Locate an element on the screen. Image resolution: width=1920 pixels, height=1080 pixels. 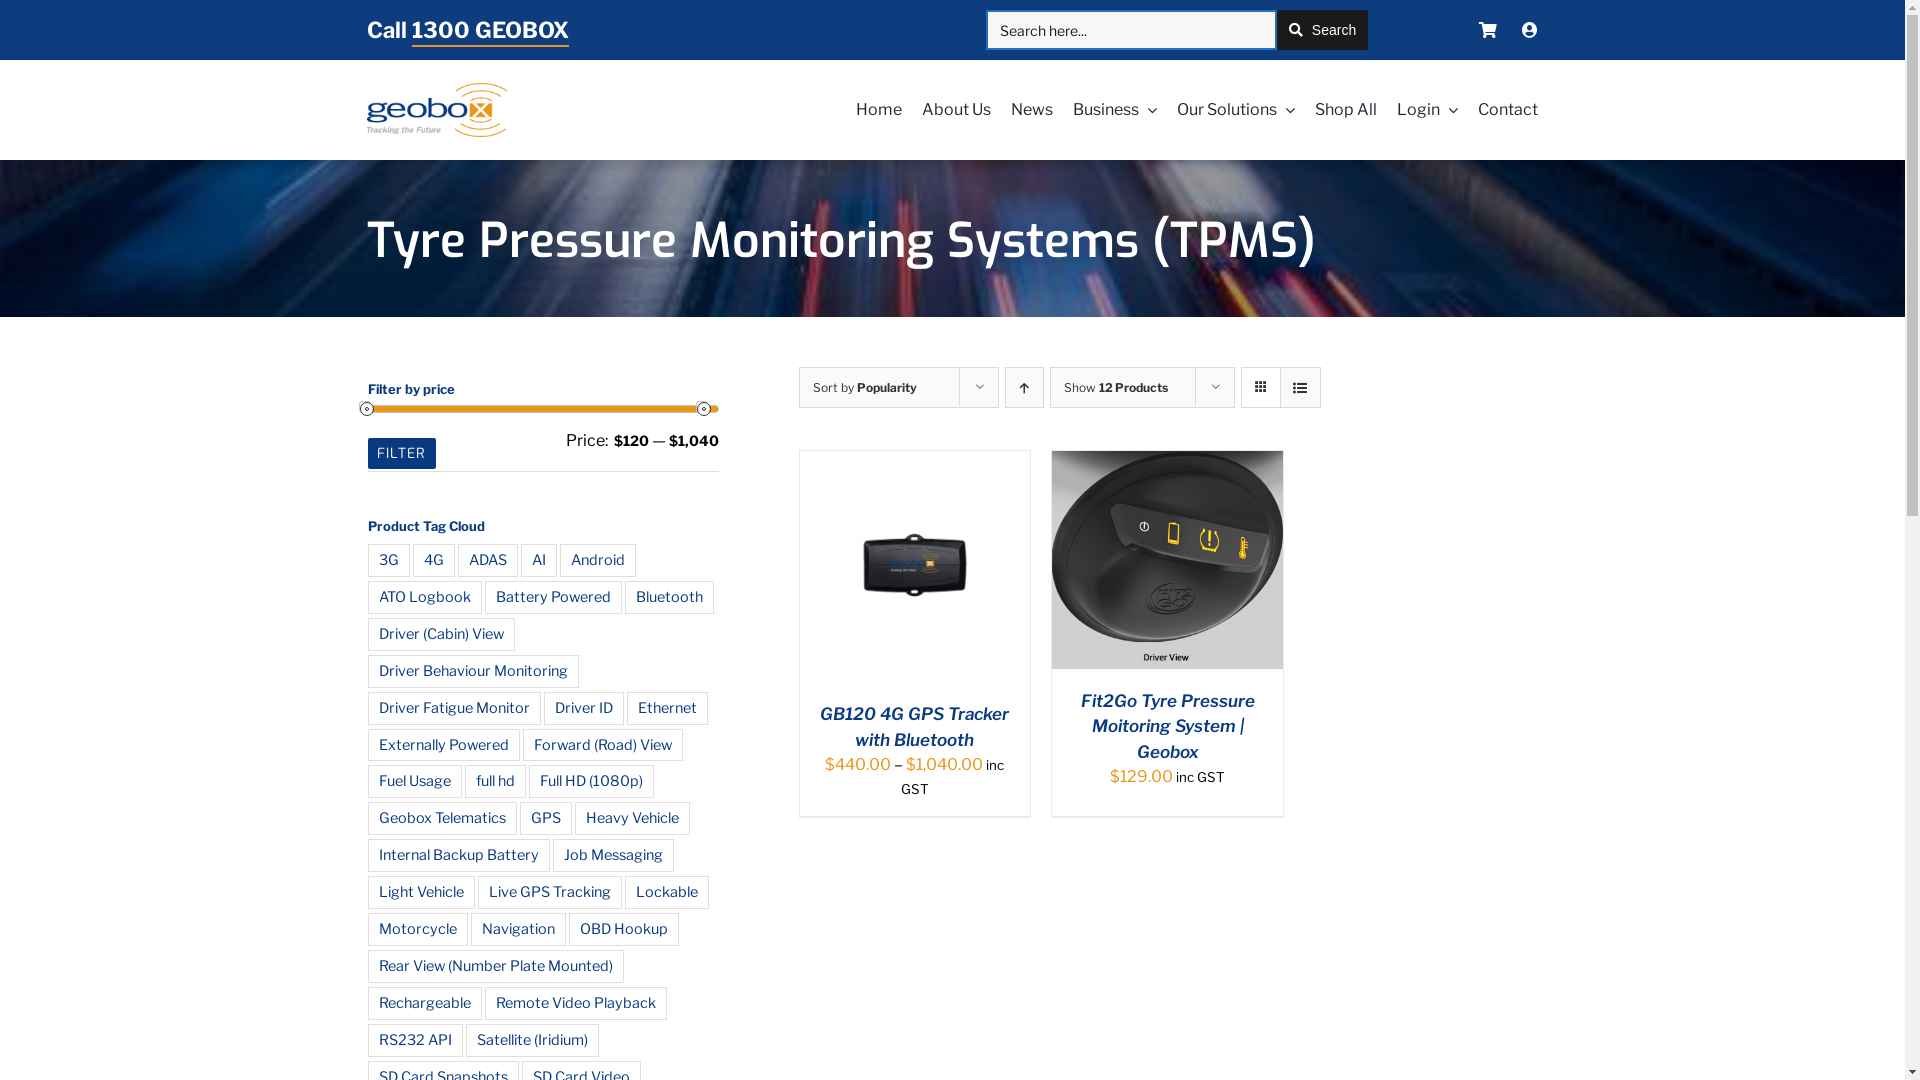
'Business' is located at coordinates (1103, 110).